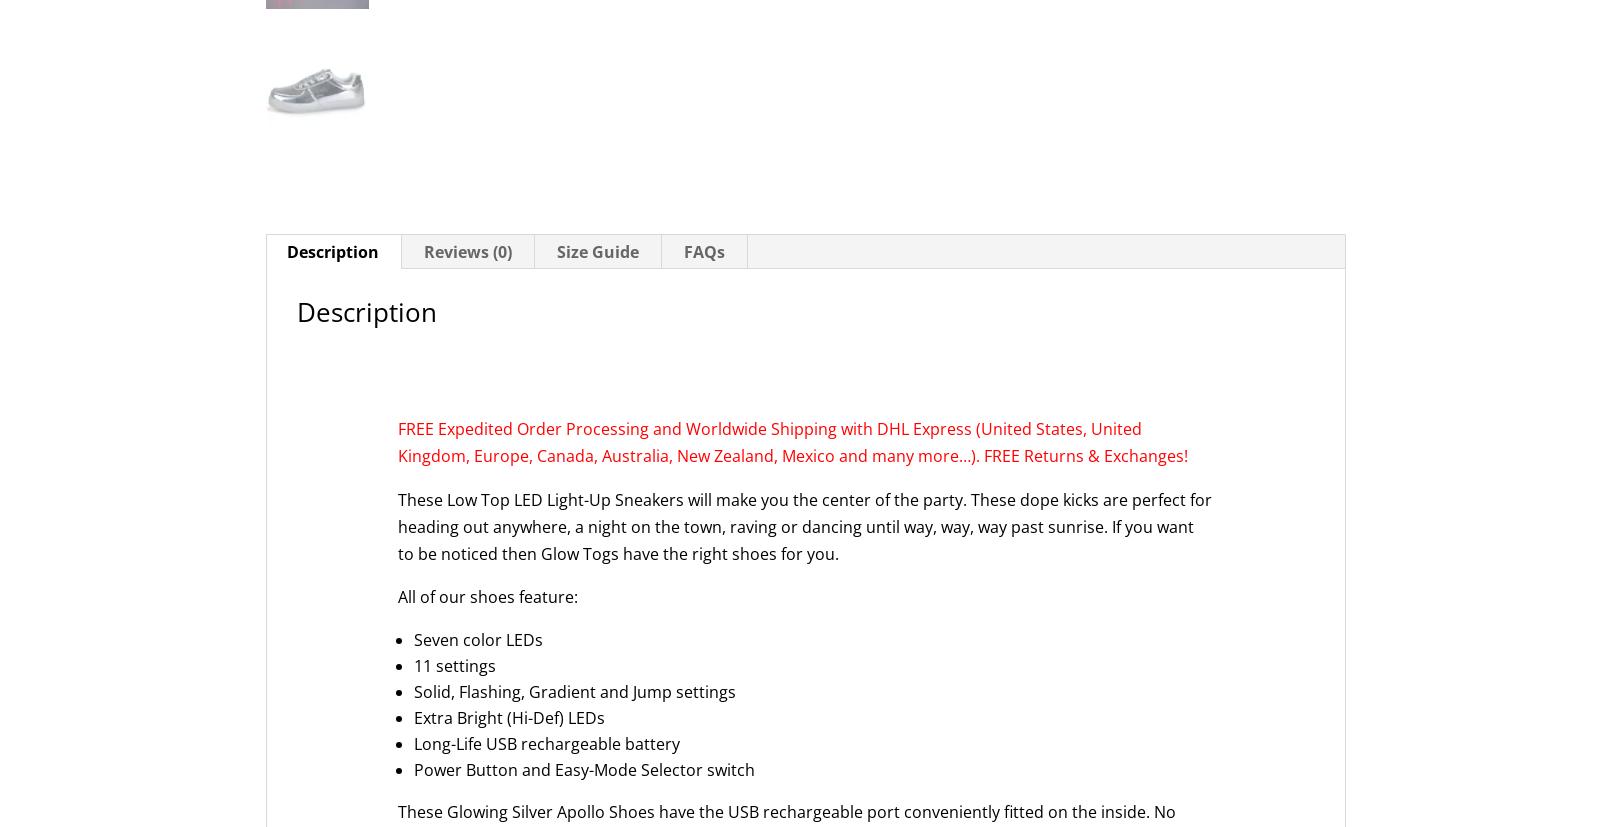 The width and height of the screenshot is (1611, 827). Describe the element at coordinates (477, 640) in the screenshot. I see `'Seven color LEDs'` at that location.